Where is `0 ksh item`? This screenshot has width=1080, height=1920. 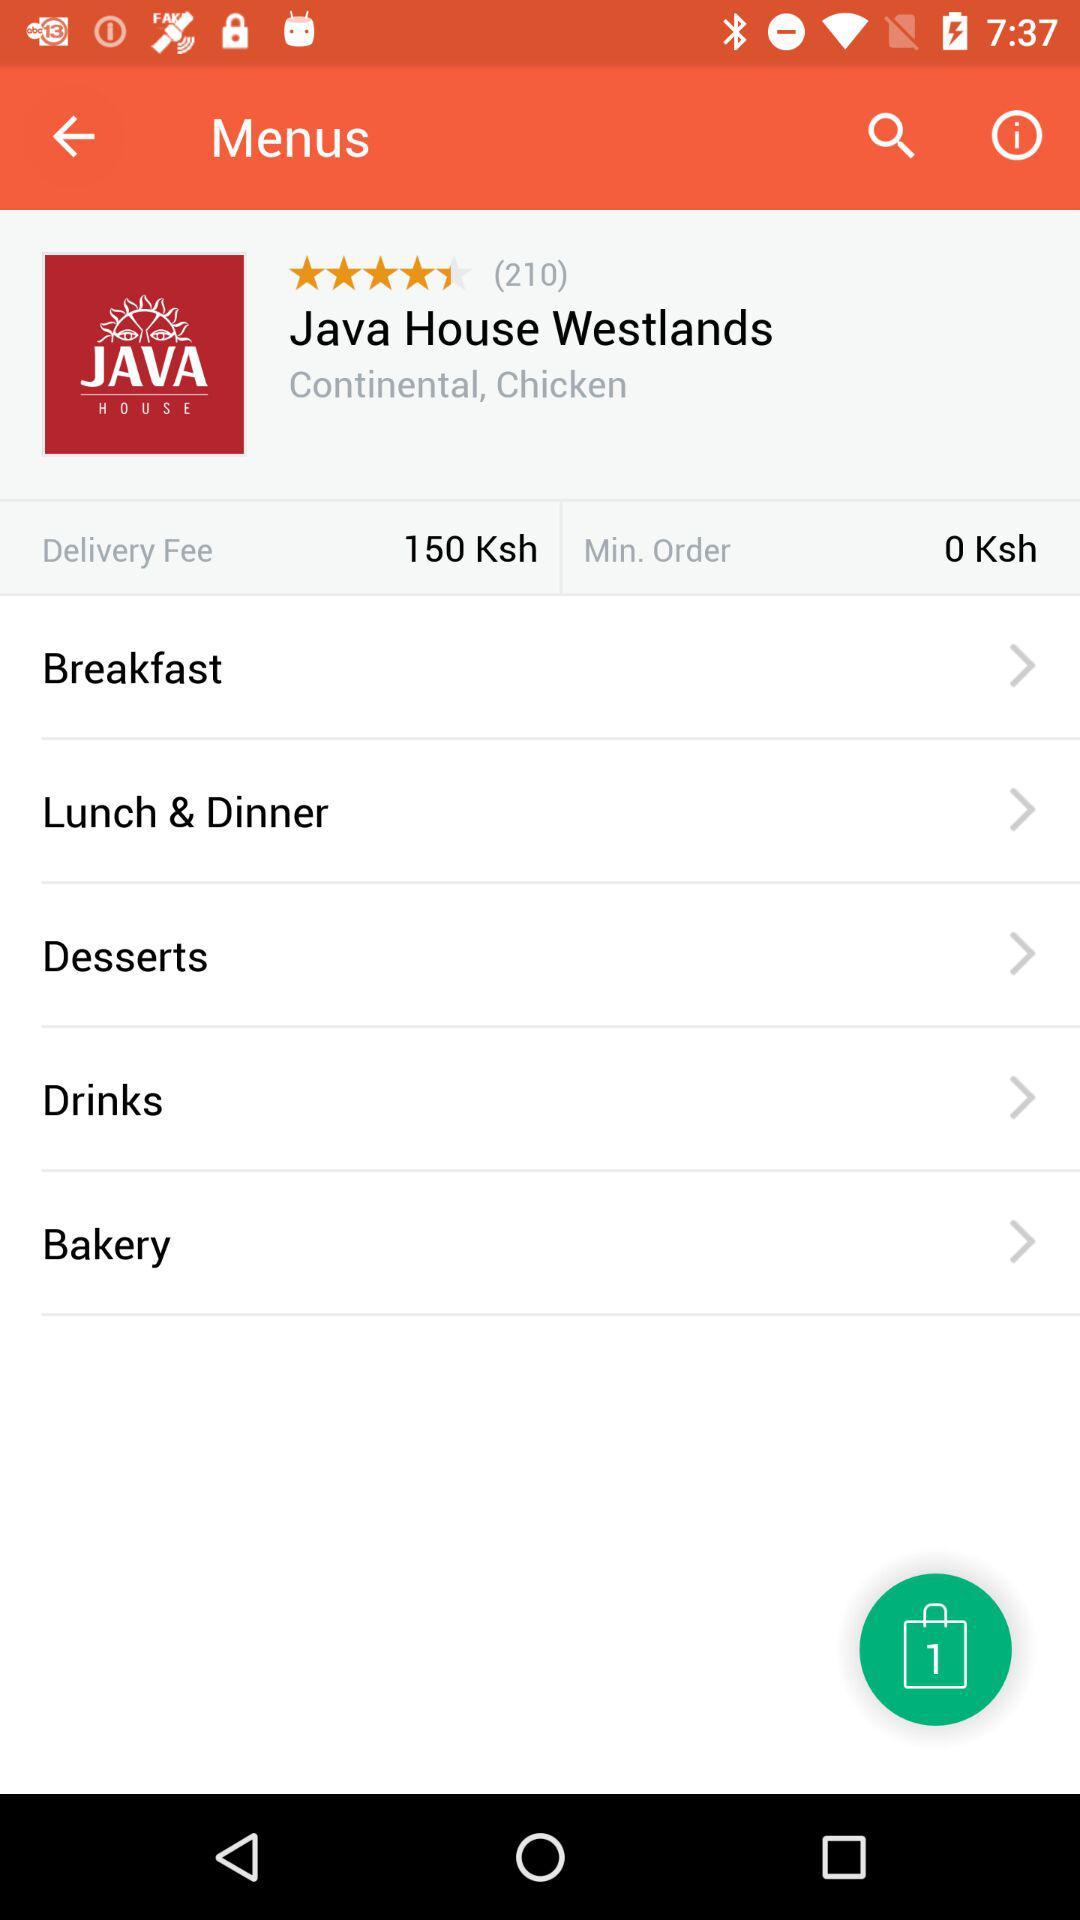
0 ksh item is located at coordinates (991, 547).